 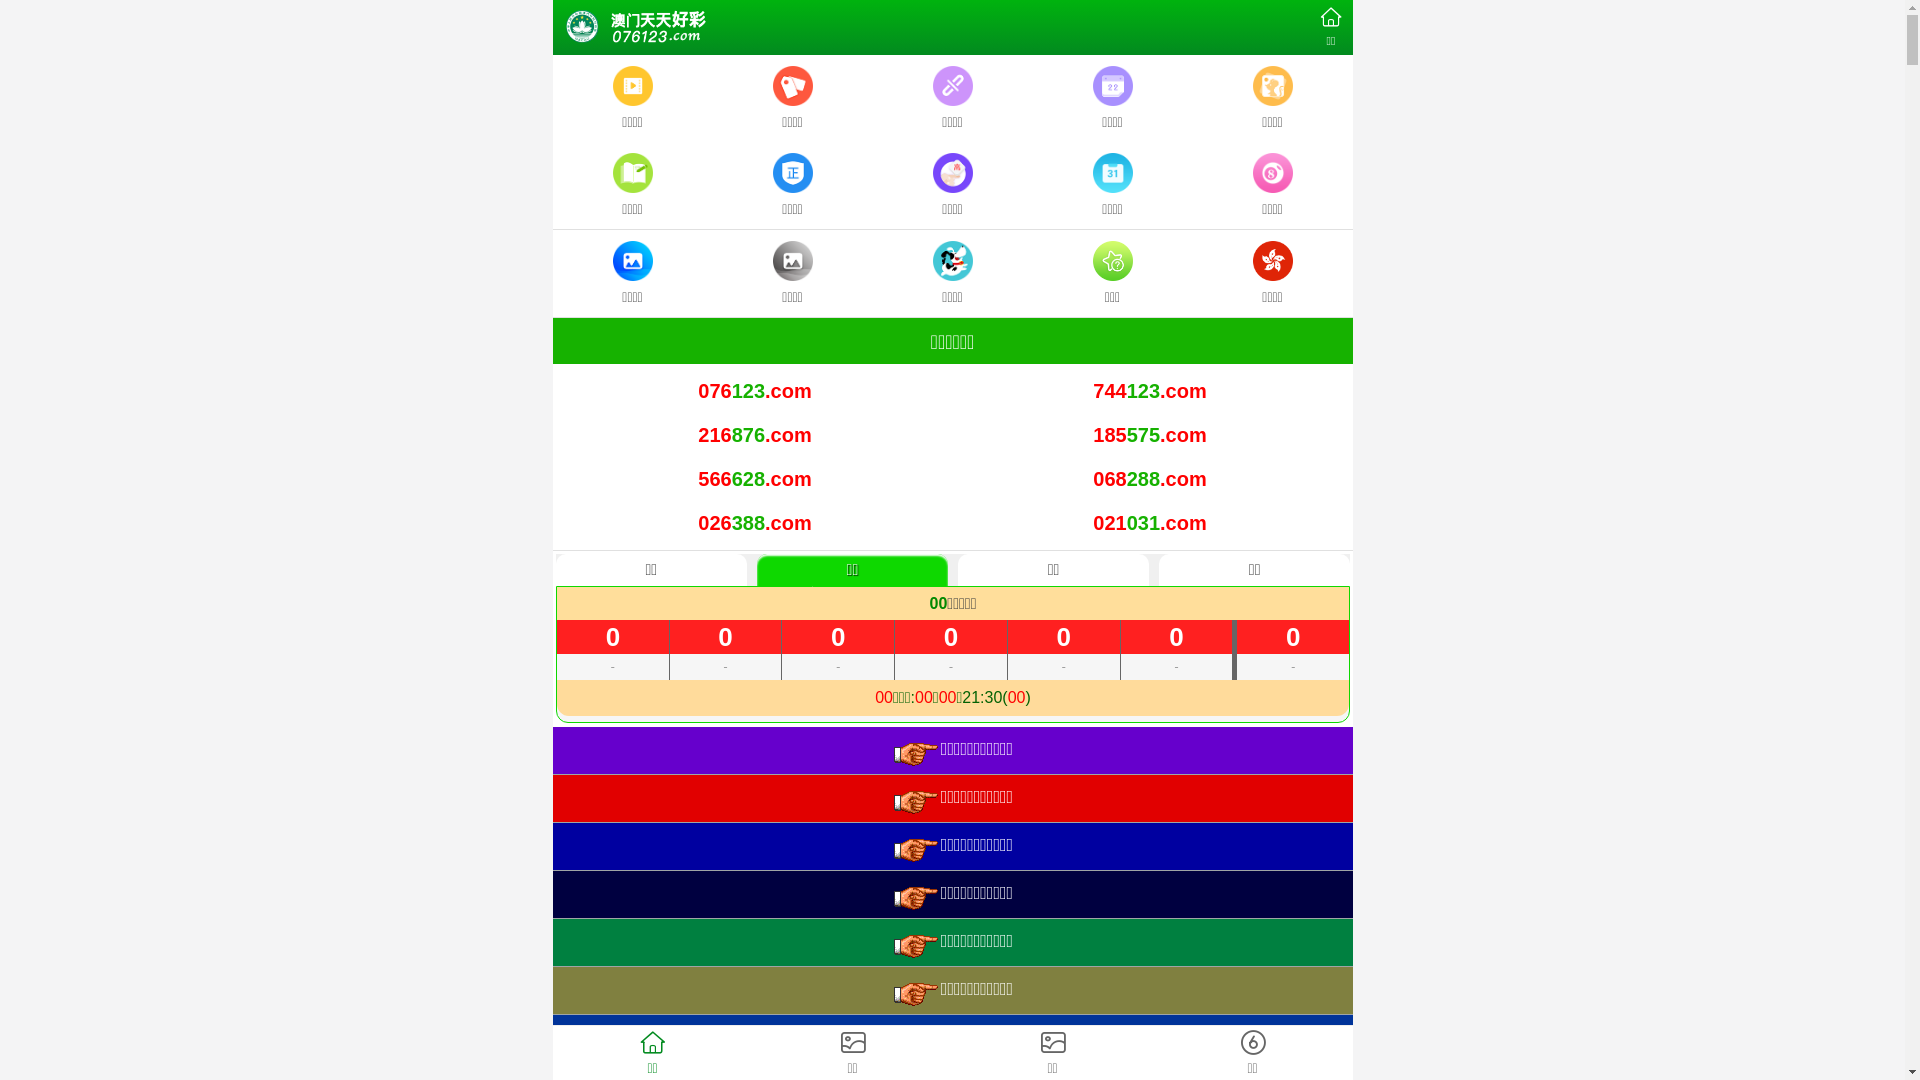 I want to click on '566628.com', so click(x=754, y=479).